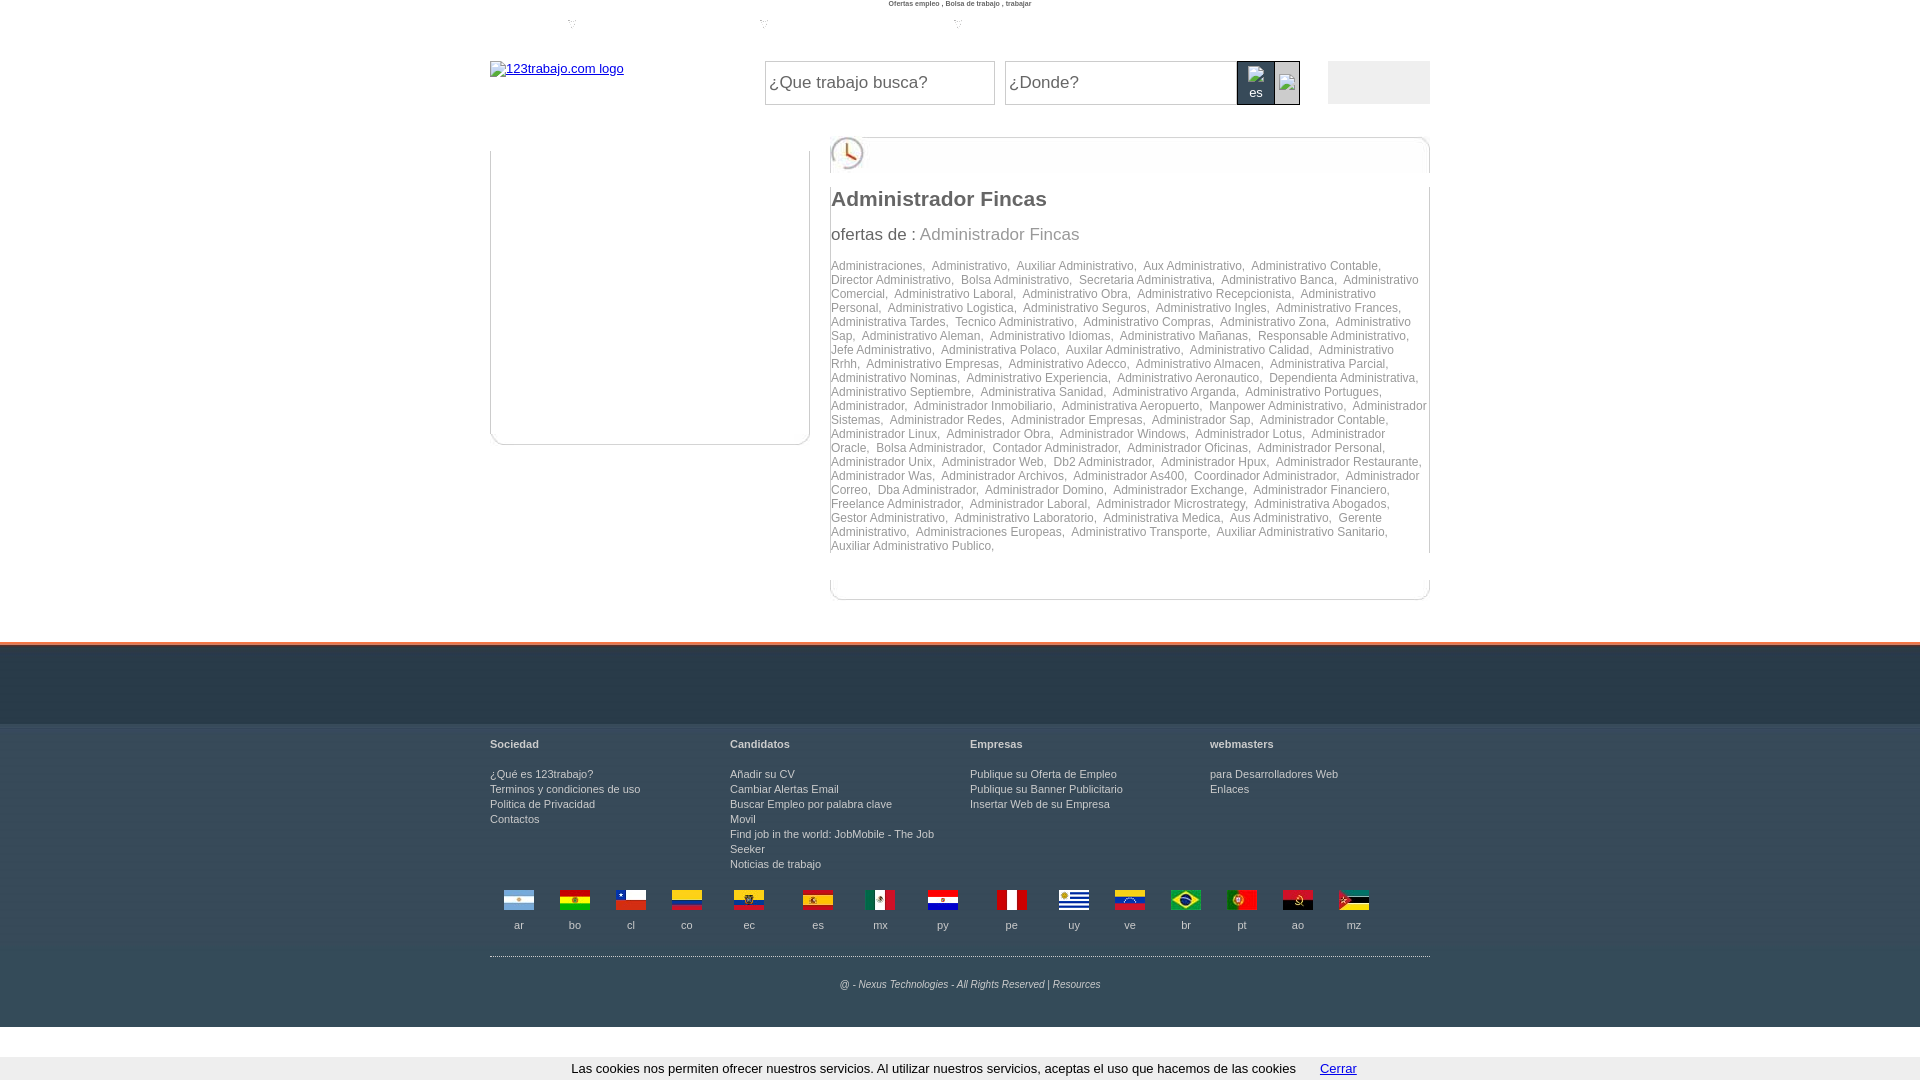  Describe the element at coordinates (899, 503) in the screenshot. I see `'Freelance Administrador, '` at that location.